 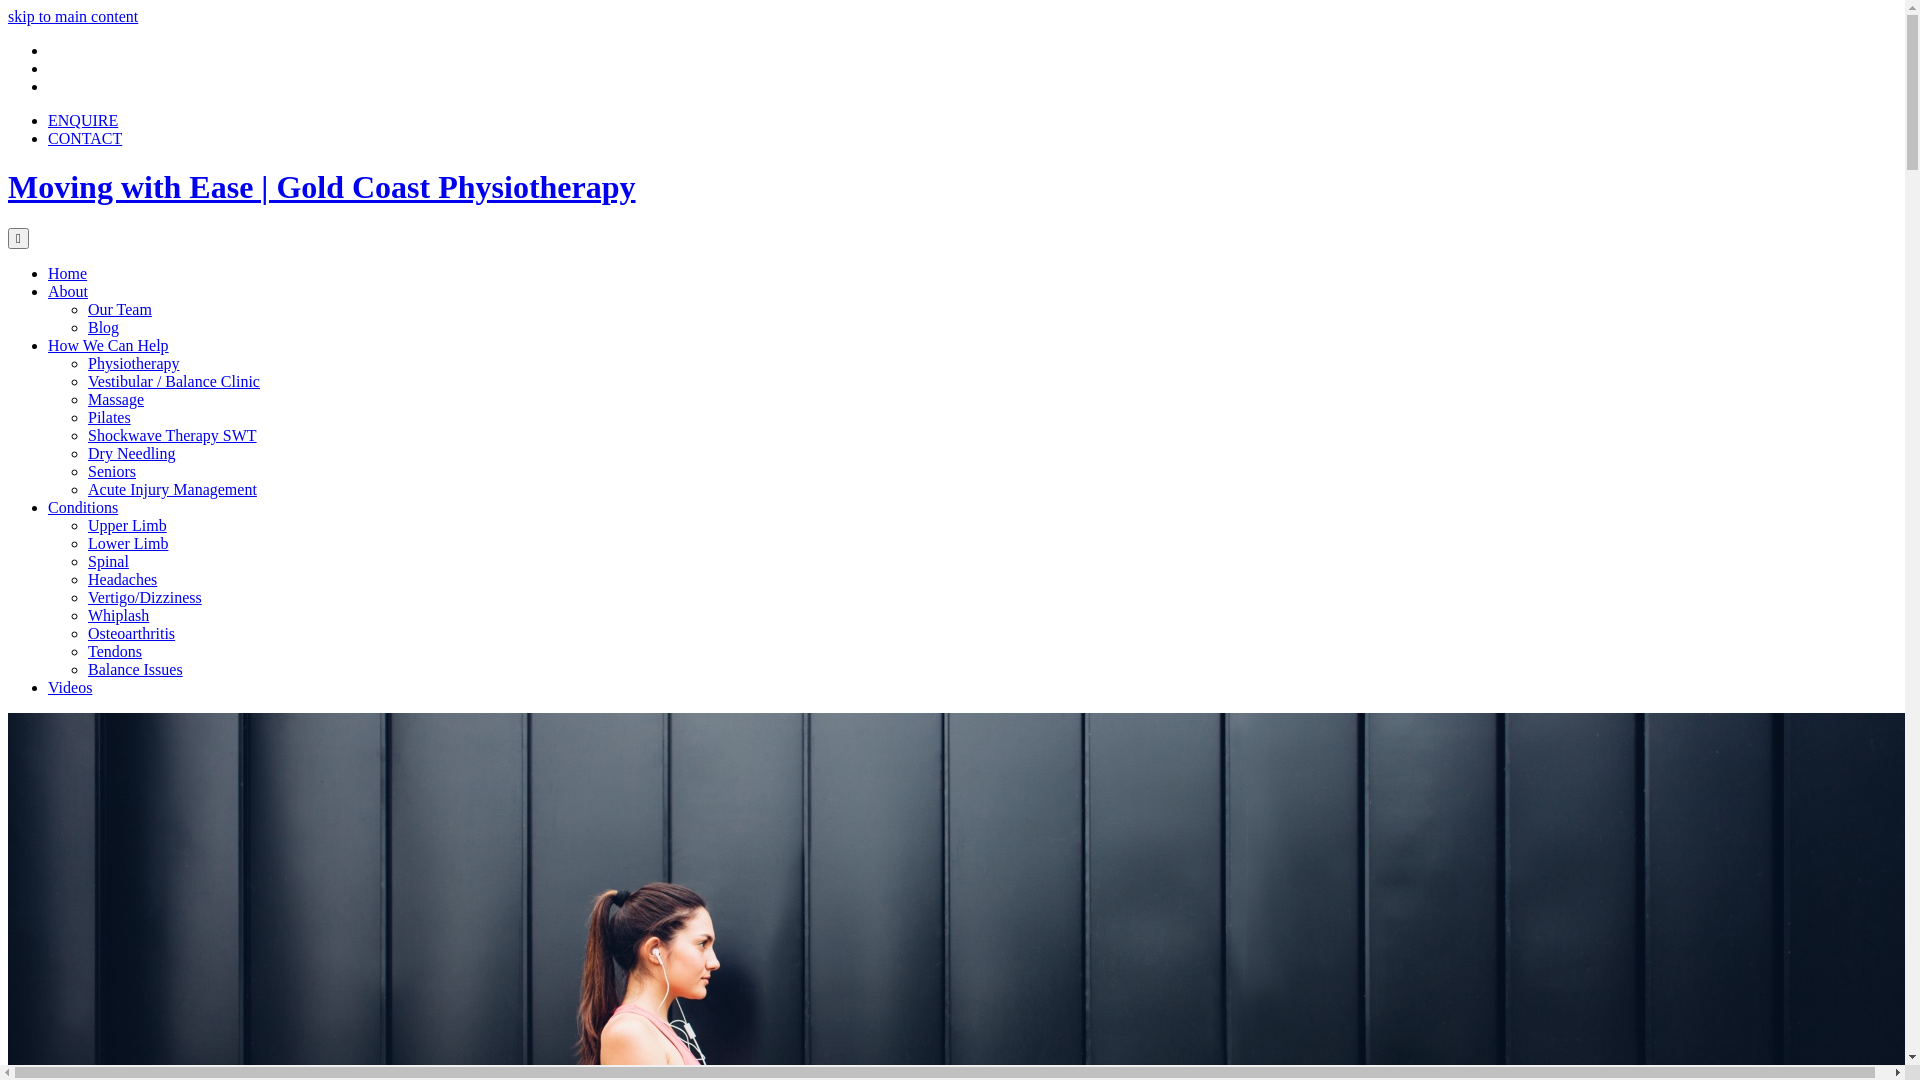 What do you see at coordinates (127, 543) in the screenshot?
I see `'Lower Limb'` at bounding box center [127, 543].